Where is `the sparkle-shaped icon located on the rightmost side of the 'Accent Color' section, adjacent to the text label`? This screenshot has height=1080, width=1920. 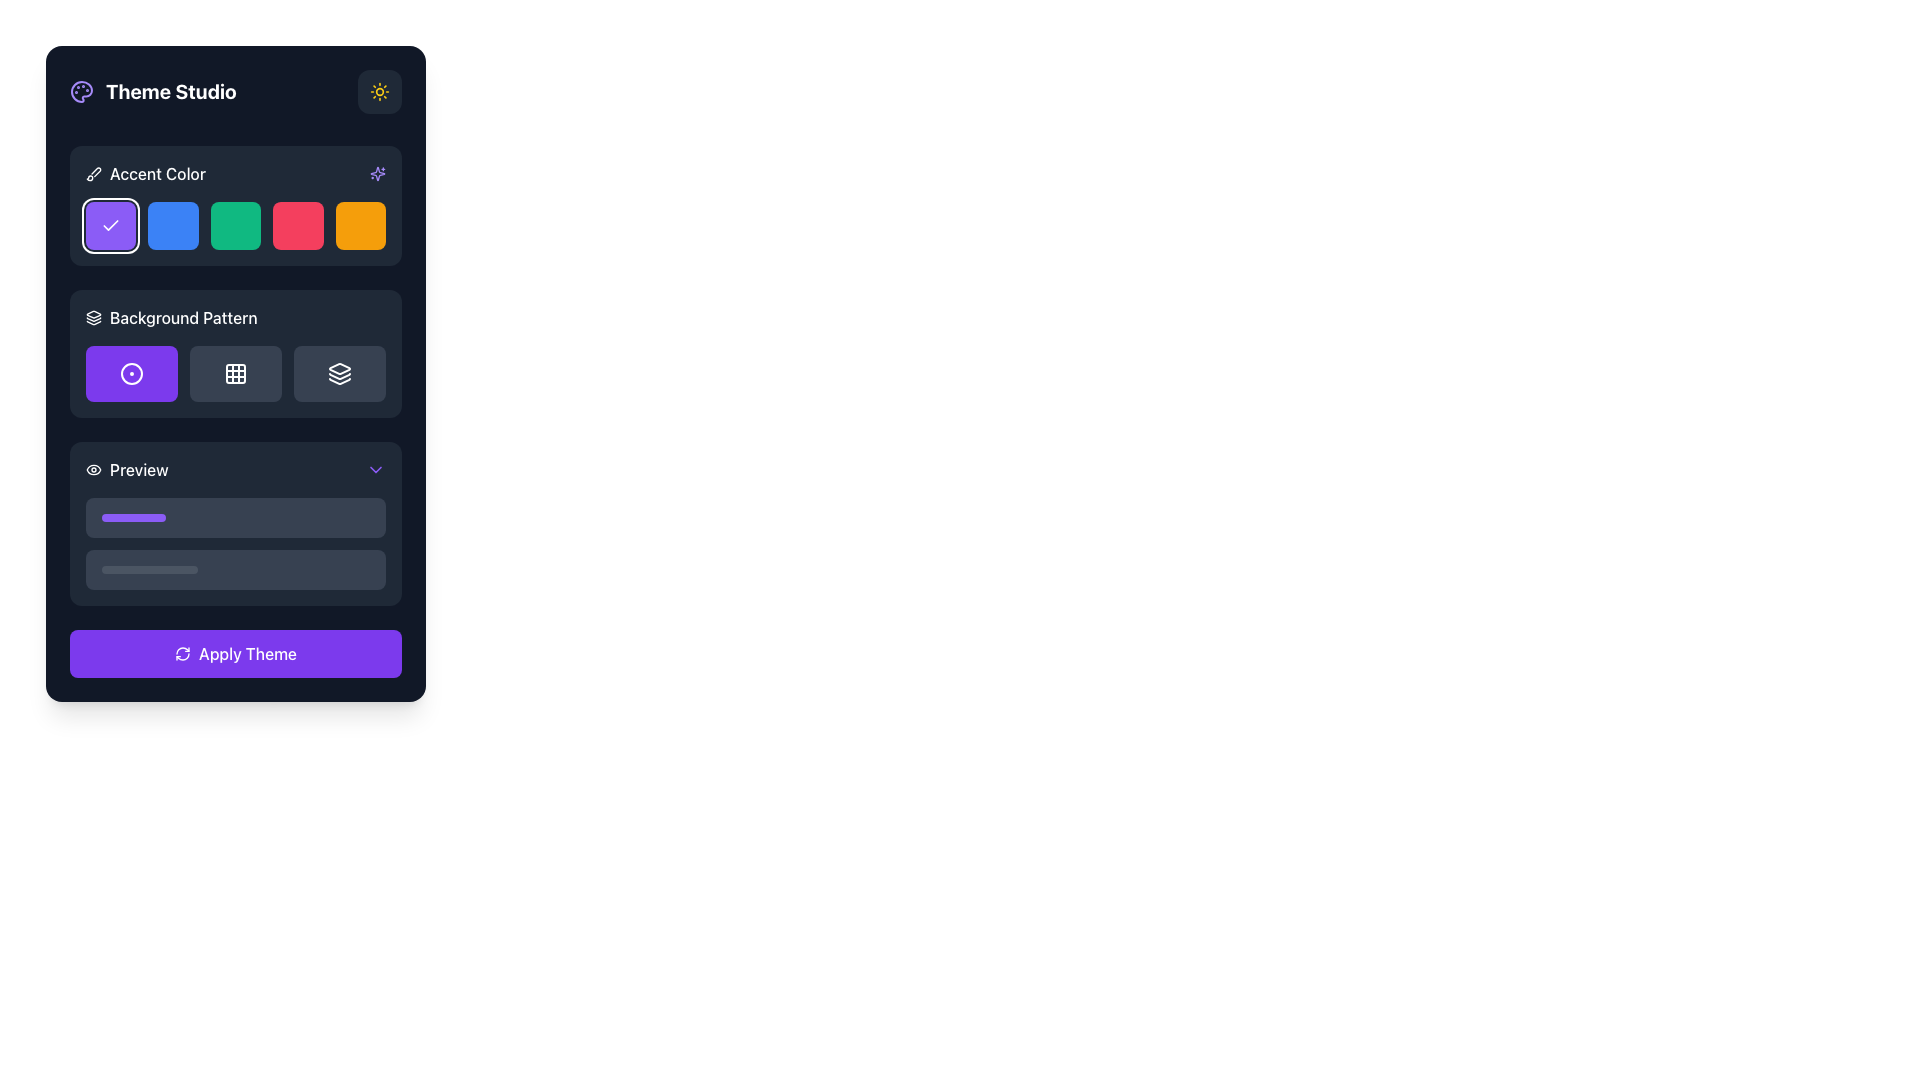
the sparkle-shaped icon located on the rightmost side of the 'Accent Color' section, adjacent to the text label is located at coordinates (378, 172).